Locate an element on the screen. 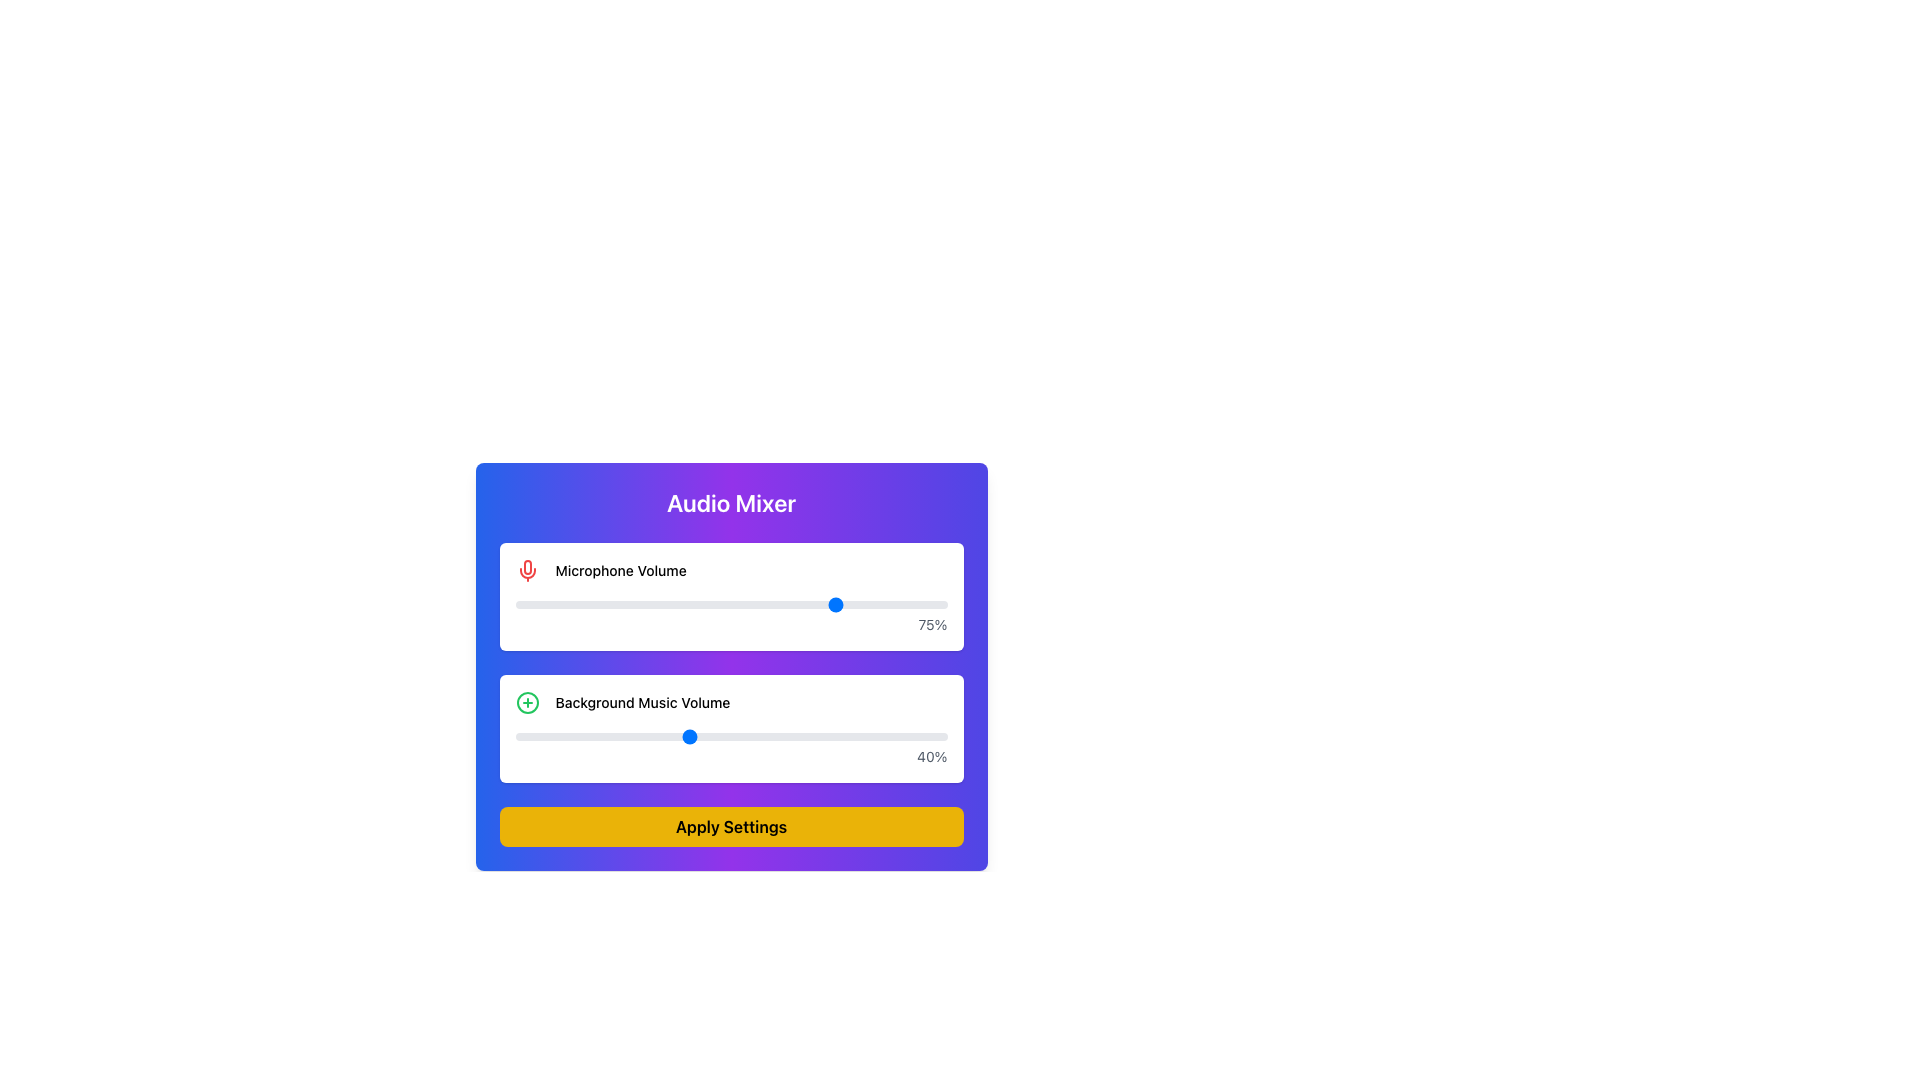 The height and width of the screenshot is (1080, 1920). the background music volume is located at coordinates (890, 736).